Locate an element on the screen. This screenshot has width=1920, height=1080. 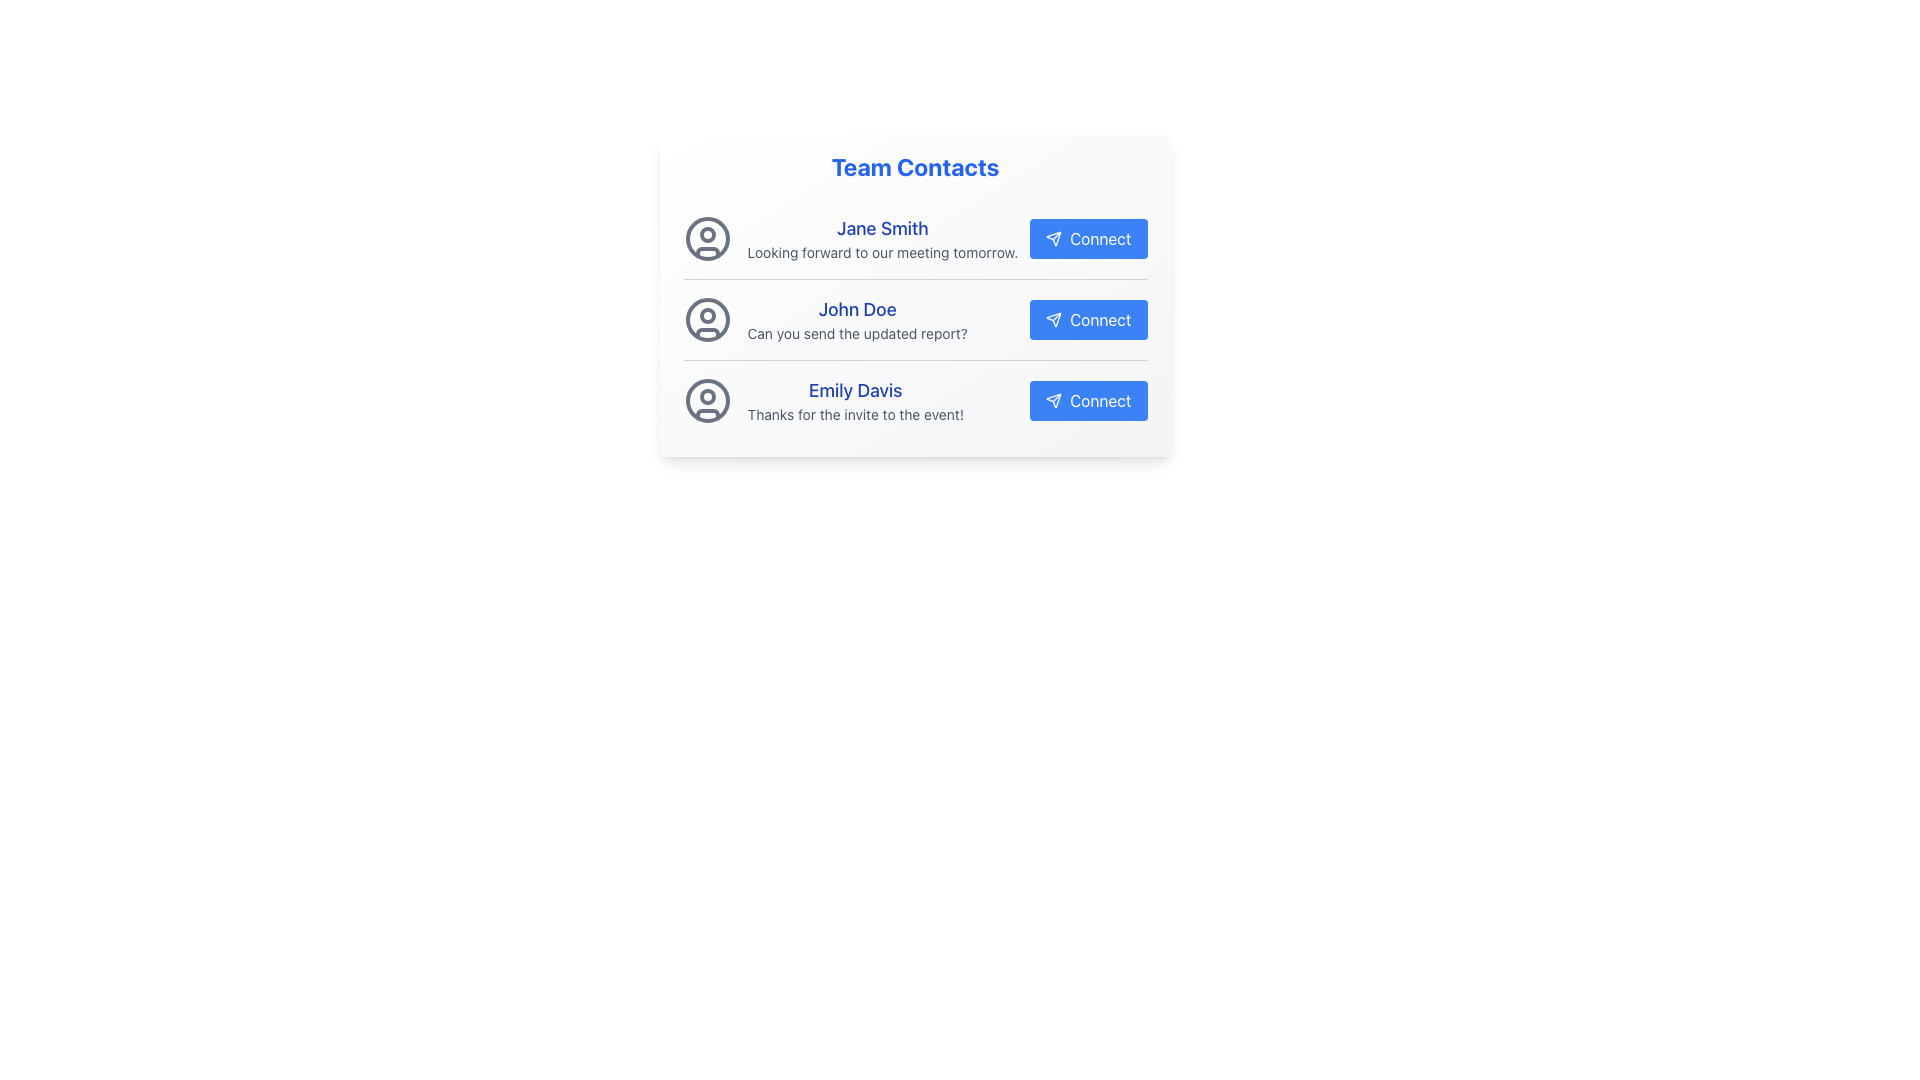
the user avatar icon, which is a circular gray icon located to the left of the text 'Emily Davis' in the third row of the 'Team Contacts' panel is located at coordinates (707, 401).